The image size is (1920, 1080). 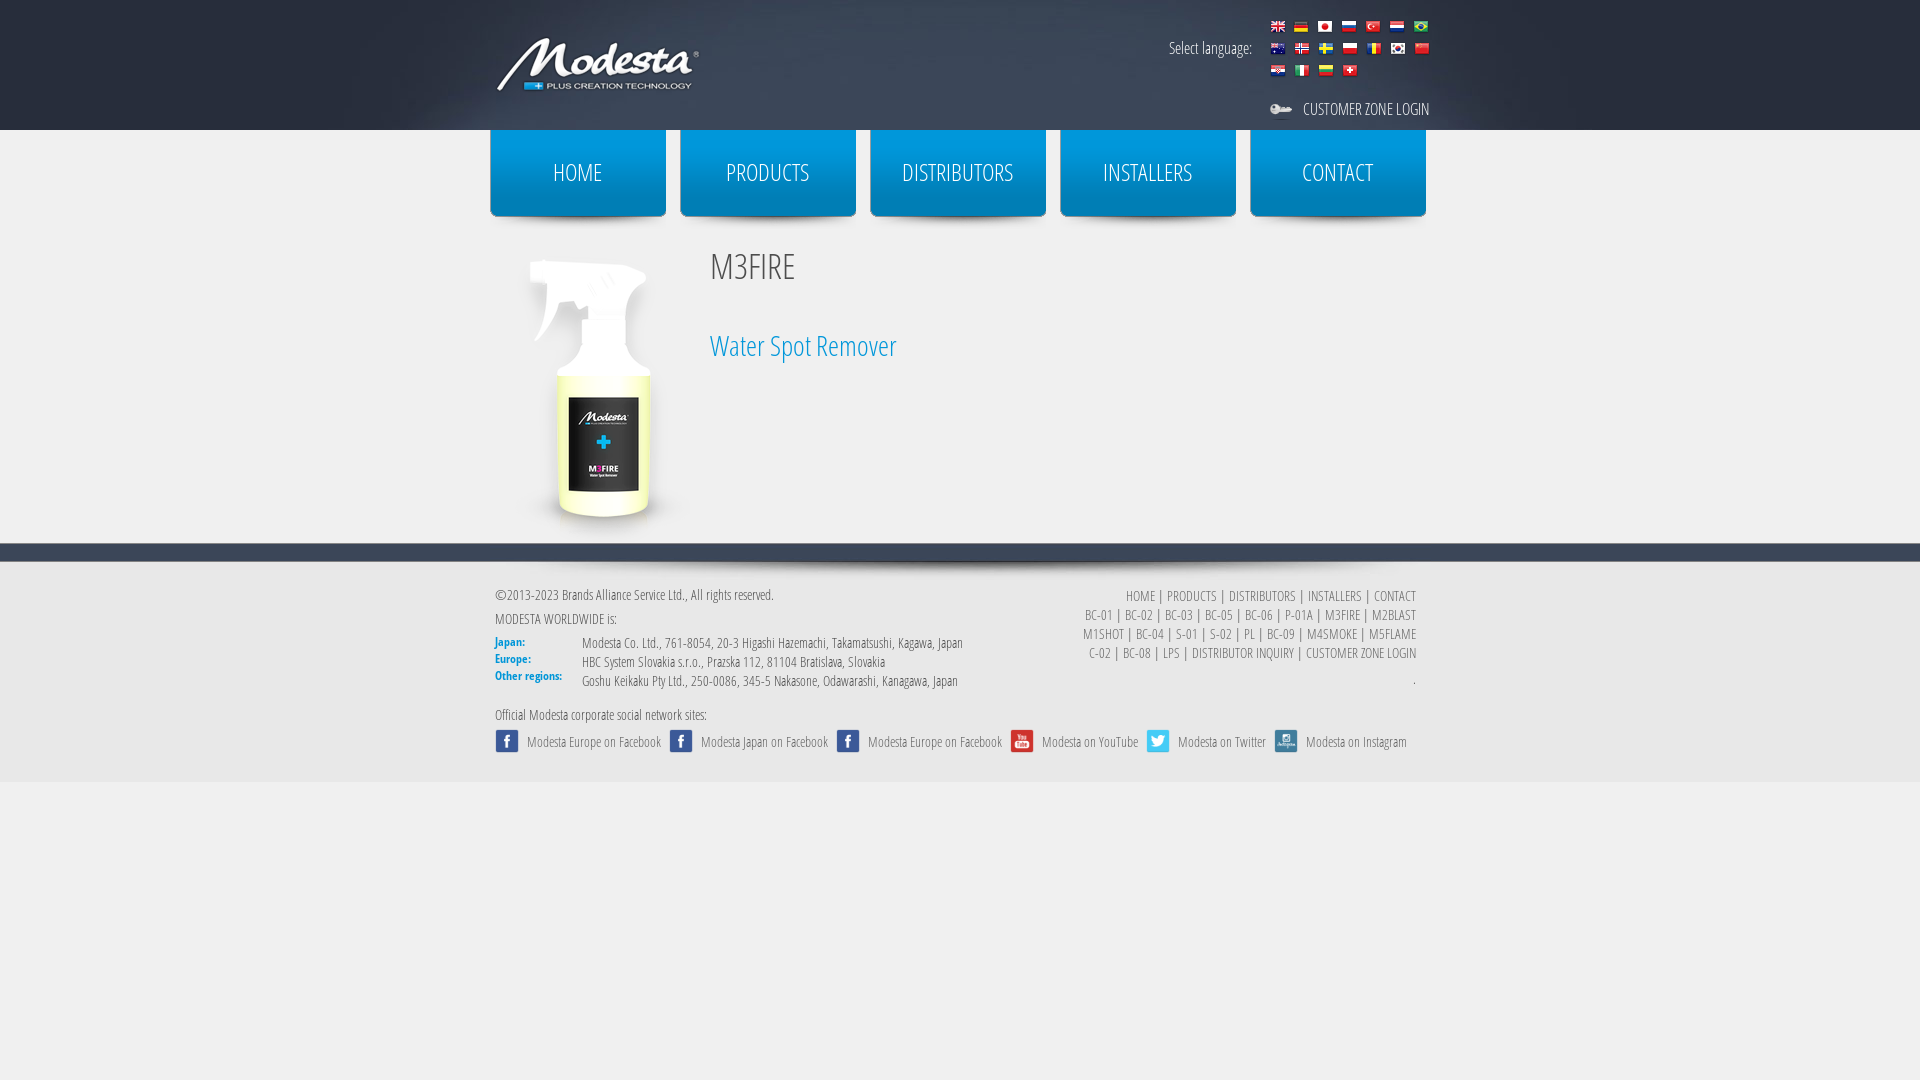 I want to click on 'DISTRIBUTOR INQUIRY', so click(x=1191, y=652).